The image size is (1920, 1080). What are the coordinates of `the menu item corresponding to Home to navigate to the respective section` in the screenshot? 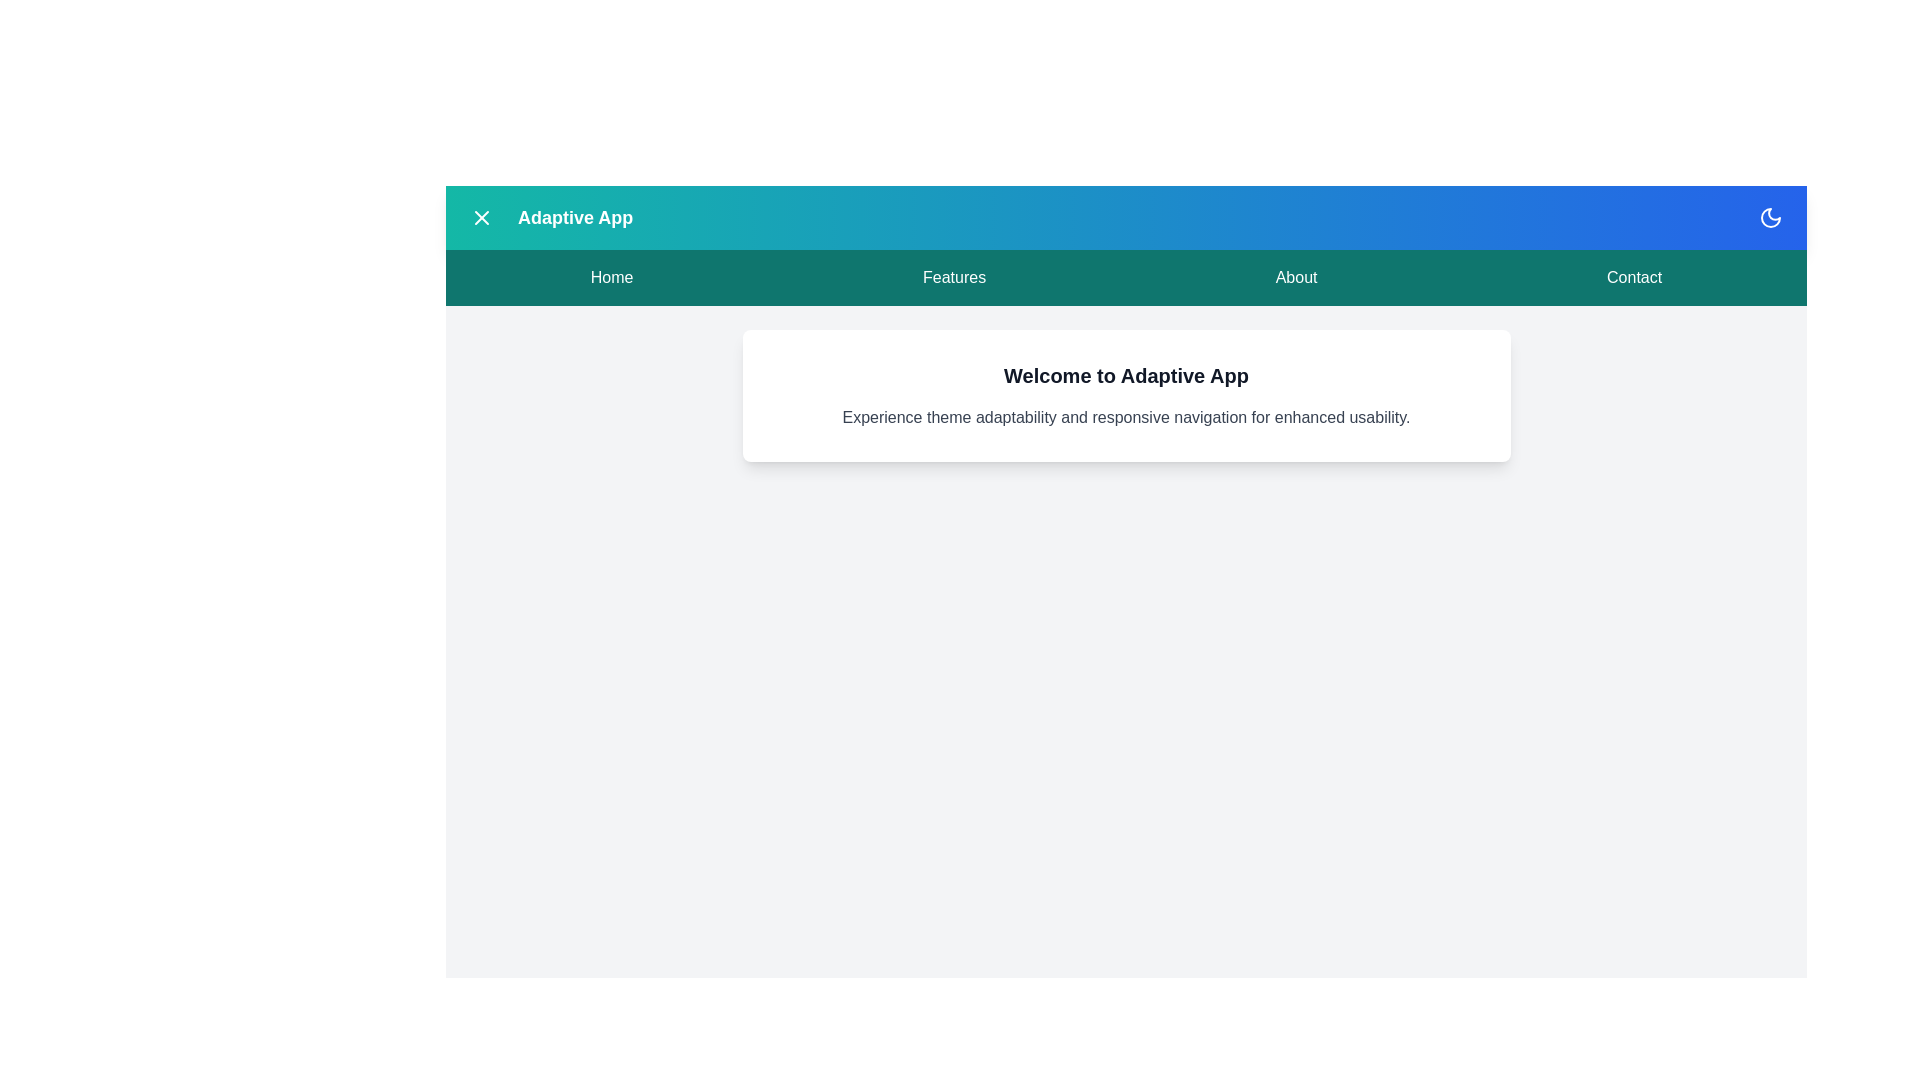 It's located at (610, 277).